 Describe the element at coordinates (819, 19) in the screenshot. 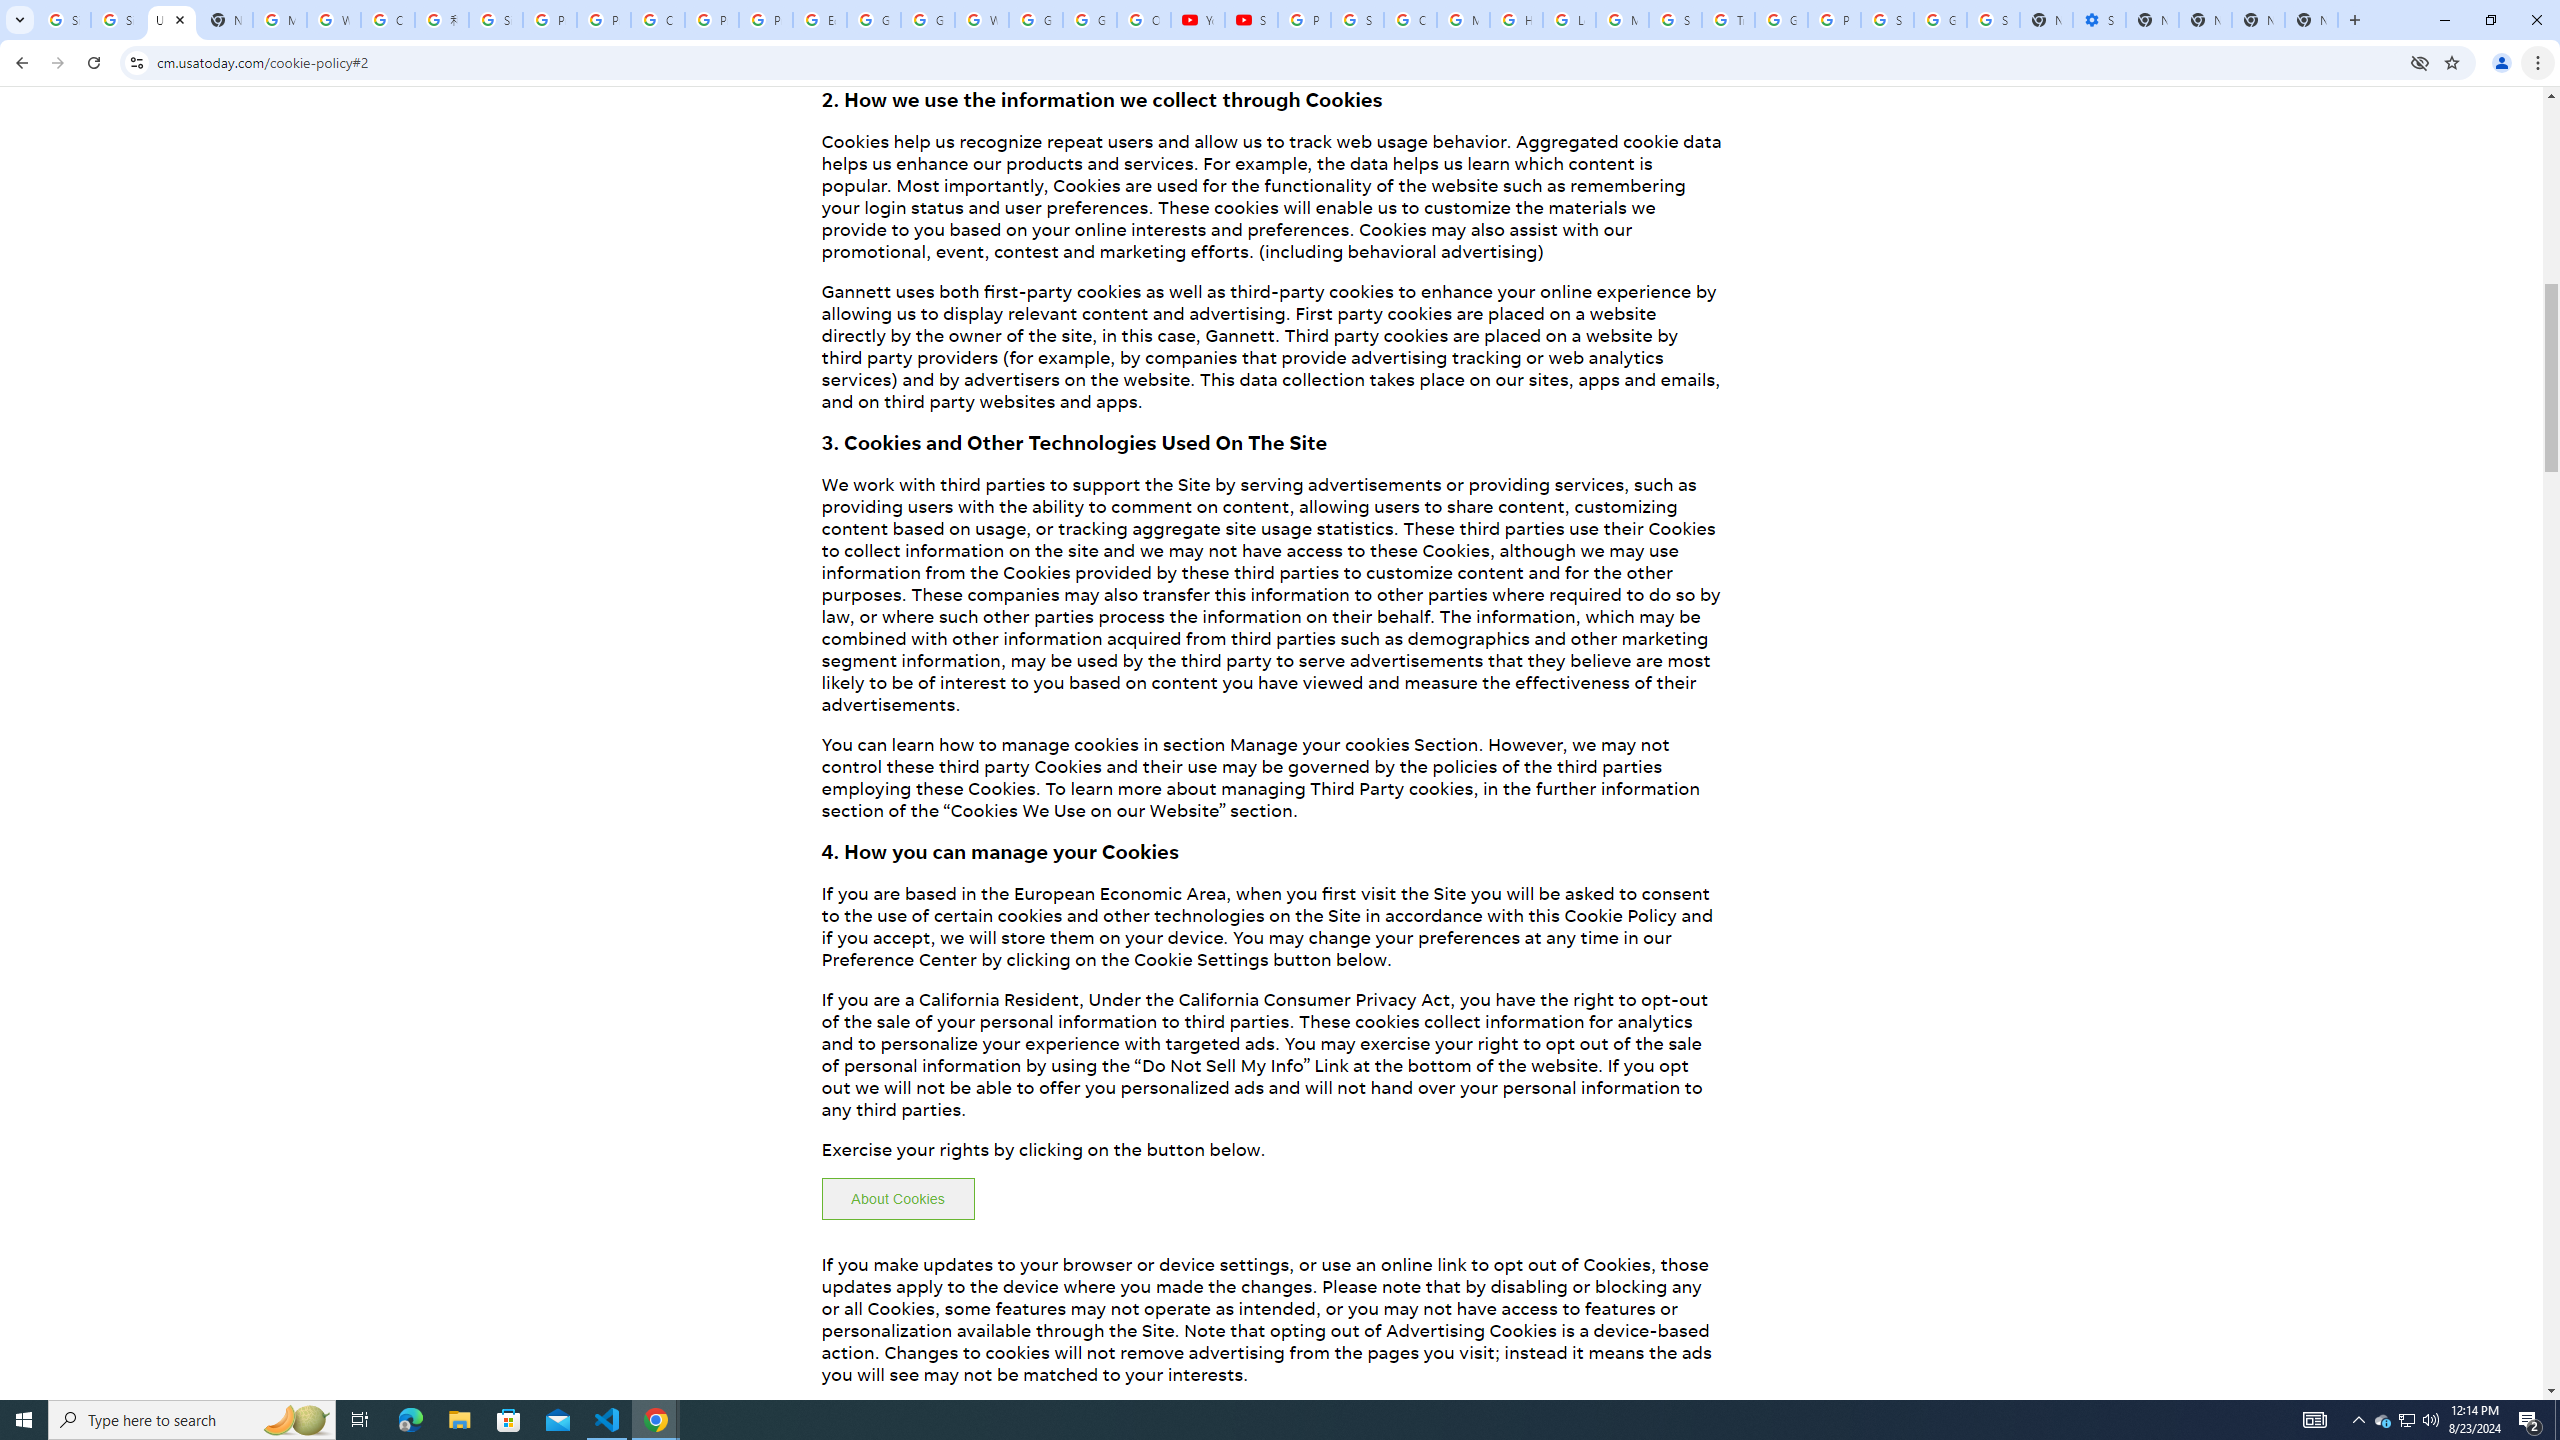

I see `'Edit and view right-to-left text - Google Docs Editors Help'` at that location.